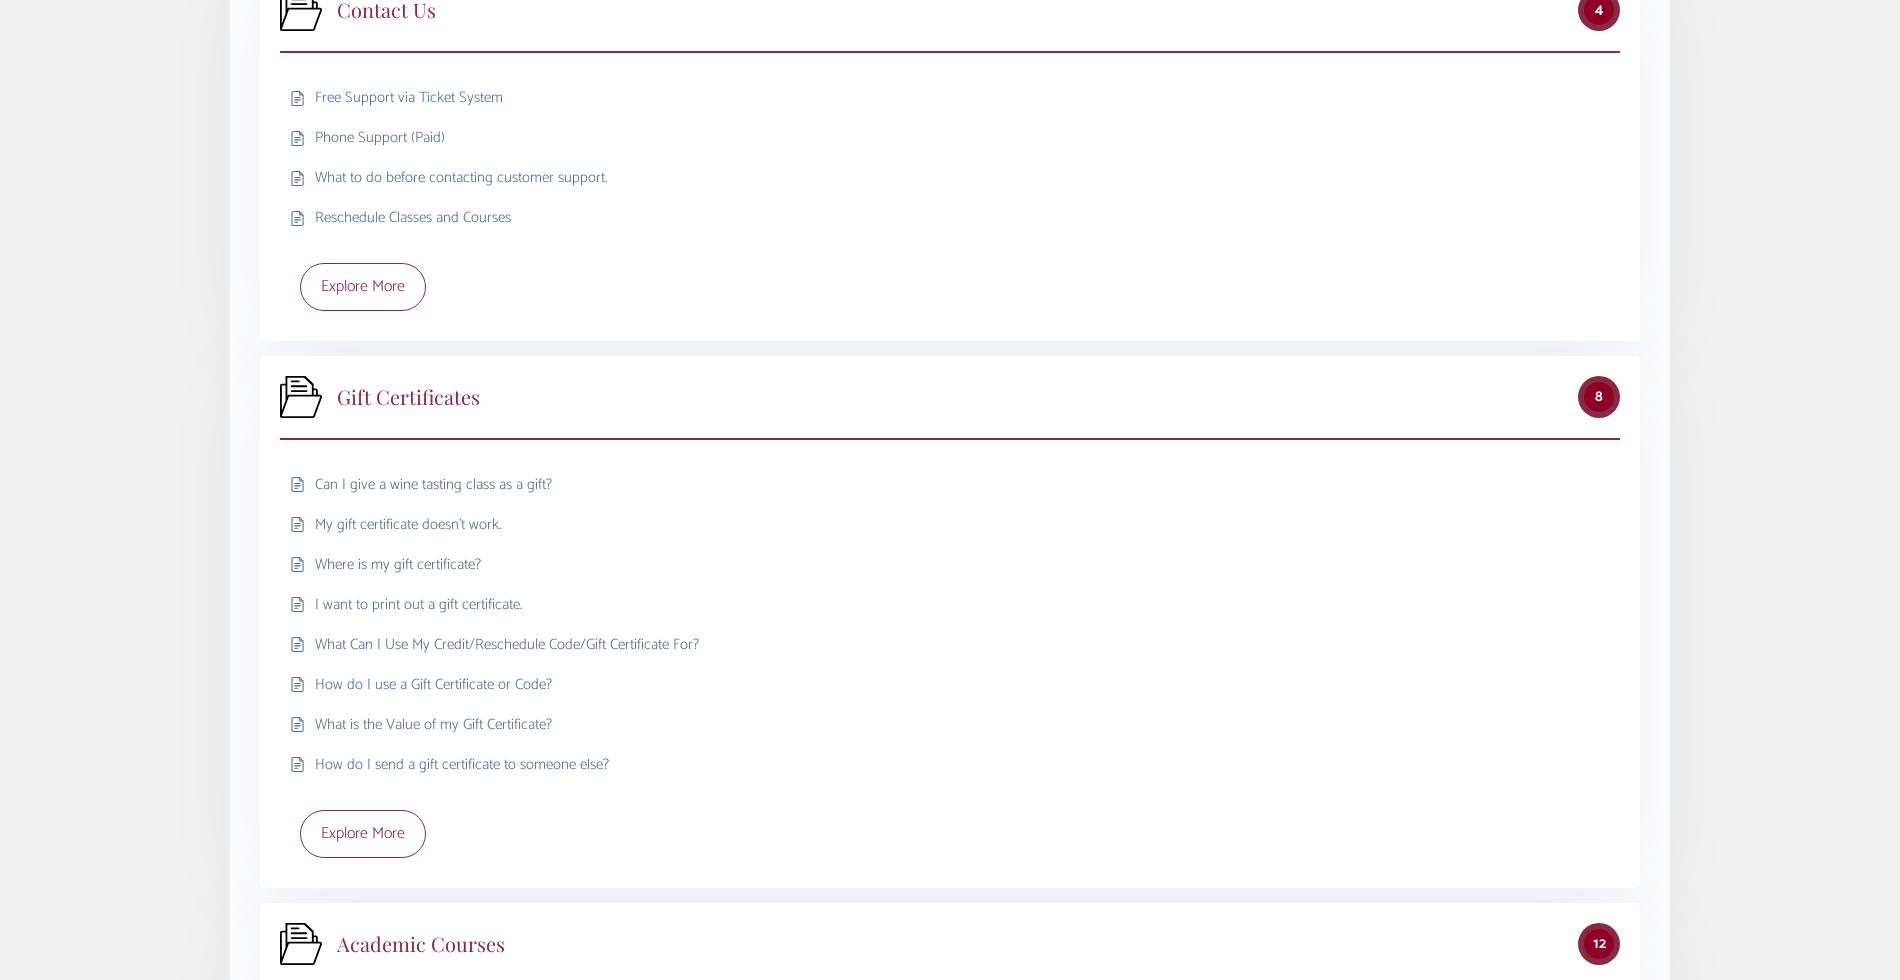  I want to click on 'Where is my gift certificate?', so click(314, 563).